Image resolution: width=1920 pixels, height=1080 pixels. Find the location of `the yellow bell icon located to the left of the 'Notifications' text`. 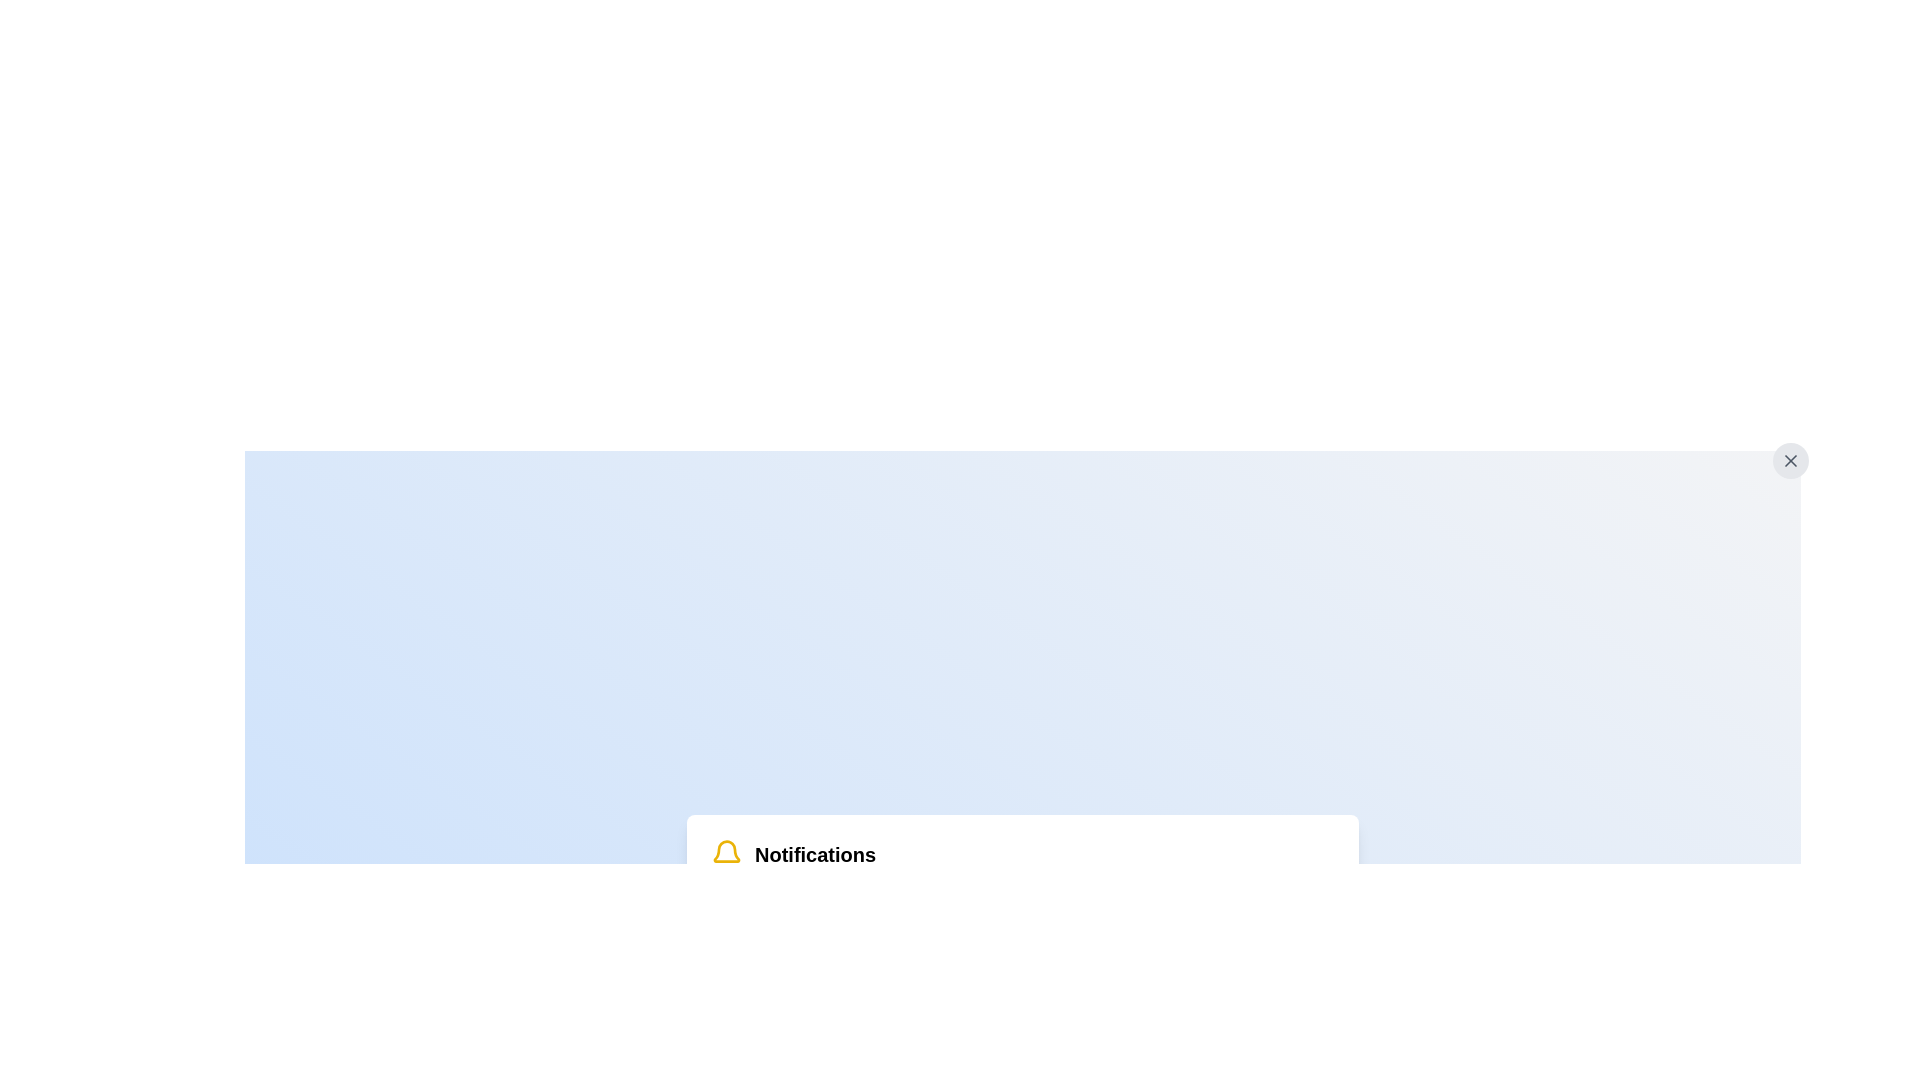

the yellow bell icon located to the left of the 'Notifications' text is located at coordinates (725, 855).